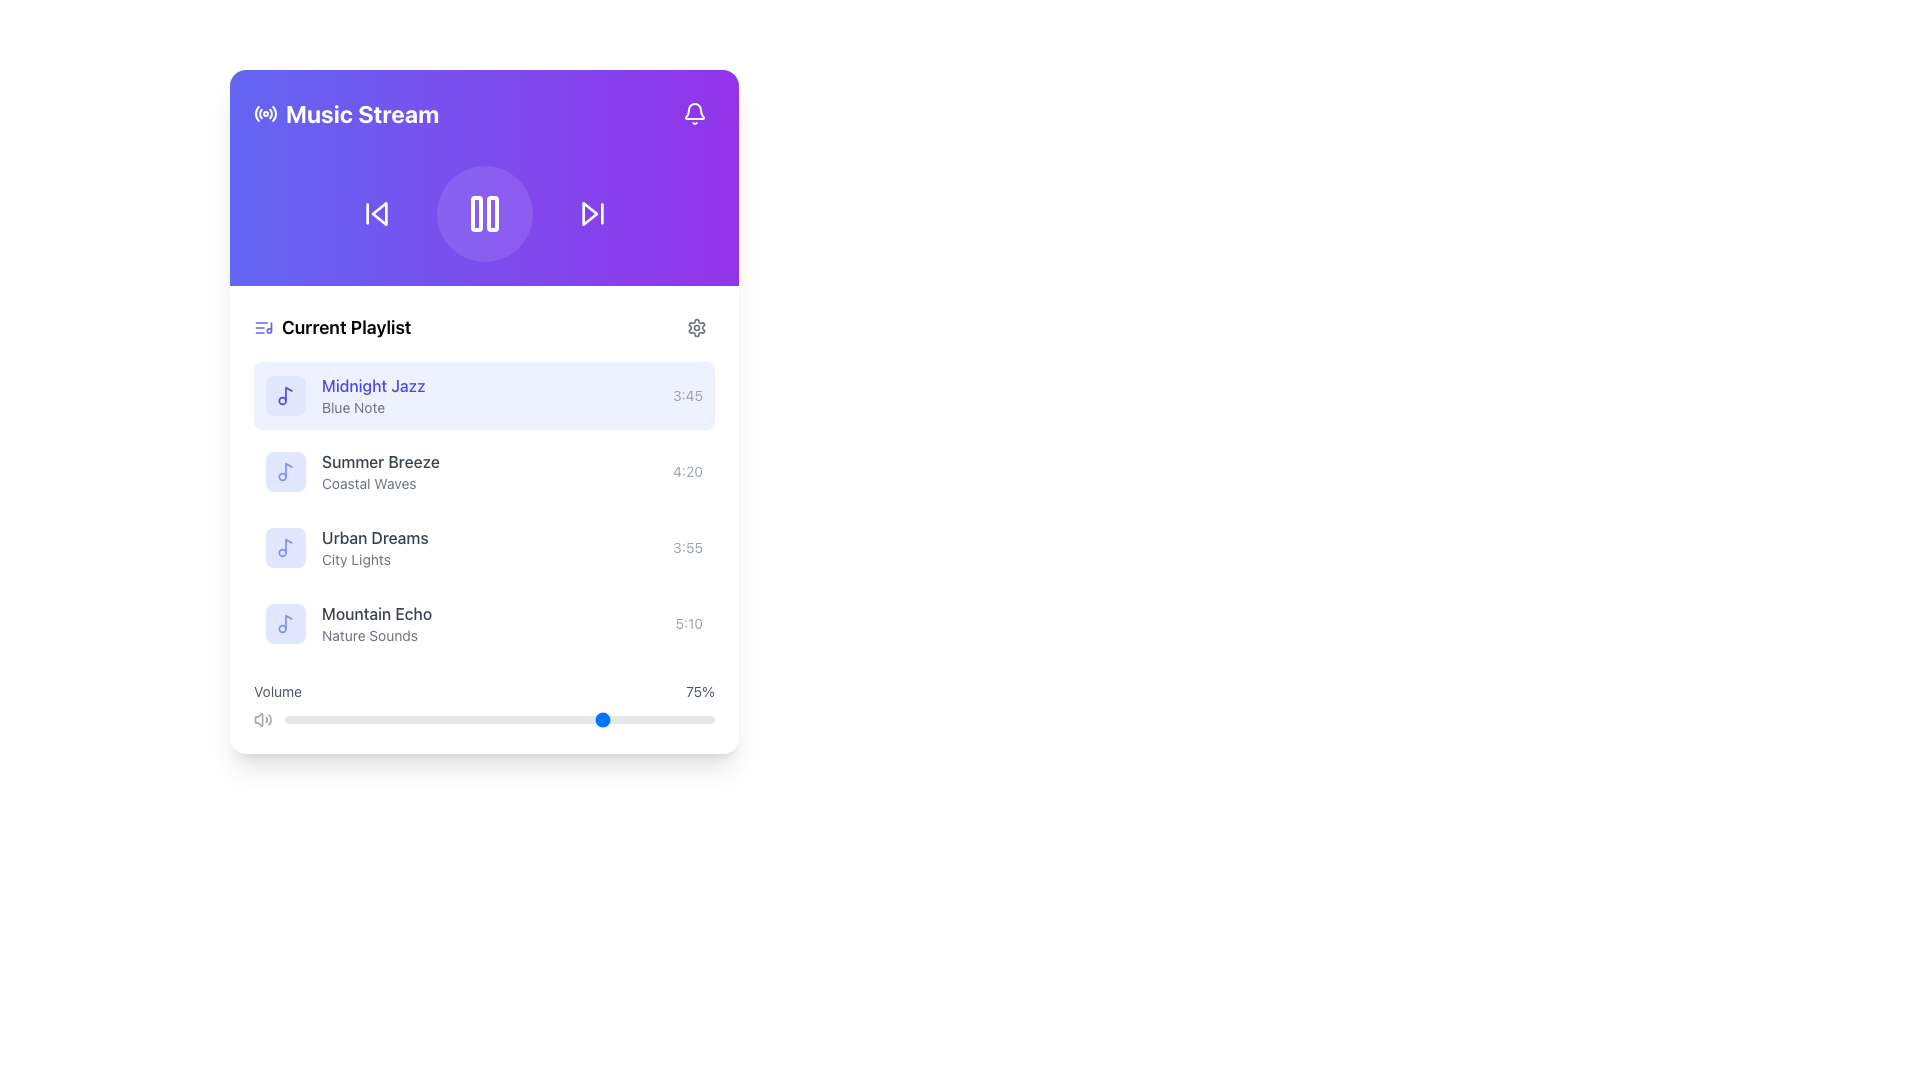 The width and height of the screenshot is (1920, 1080). I want to click on the circular button with a left-pointing arrow icon, so click(376, 213).